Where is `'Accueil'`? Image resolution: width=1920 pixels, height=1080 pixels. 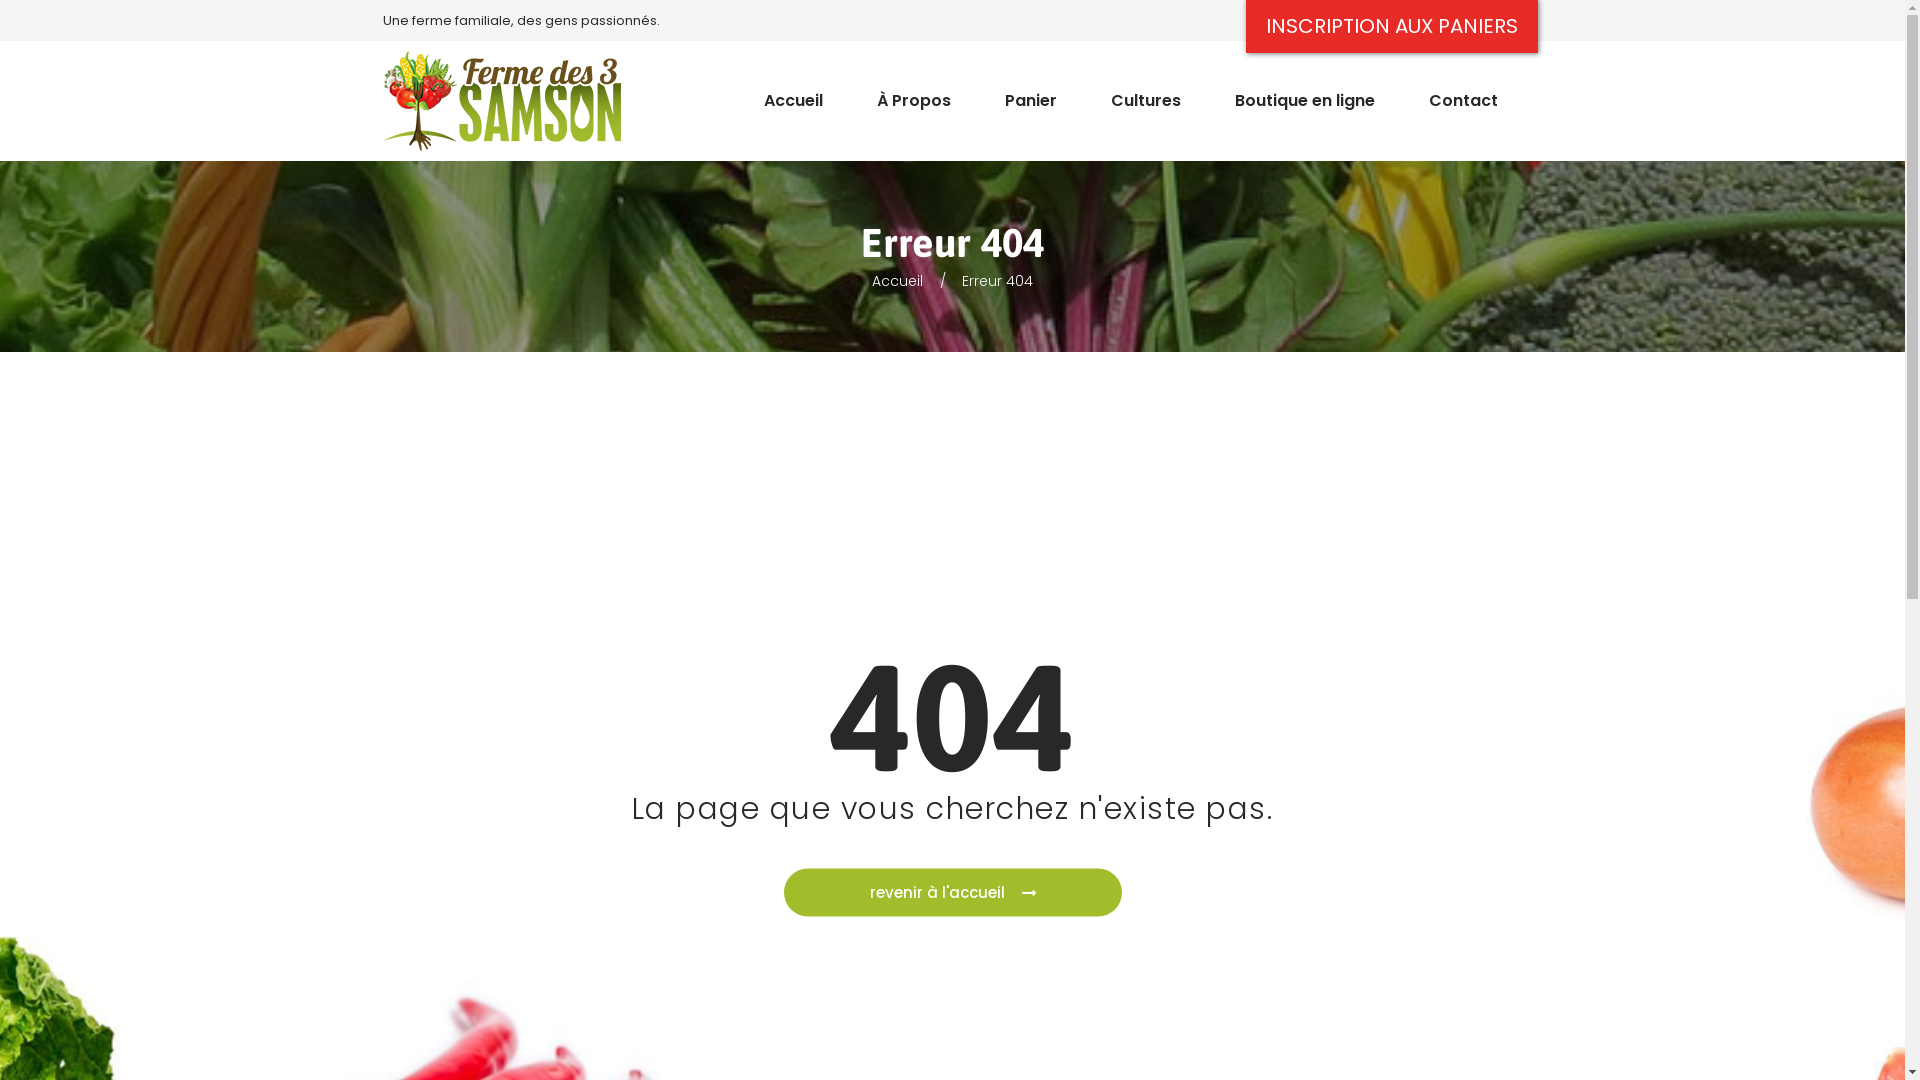
'Accueil' is located at coordinates (737, 91).